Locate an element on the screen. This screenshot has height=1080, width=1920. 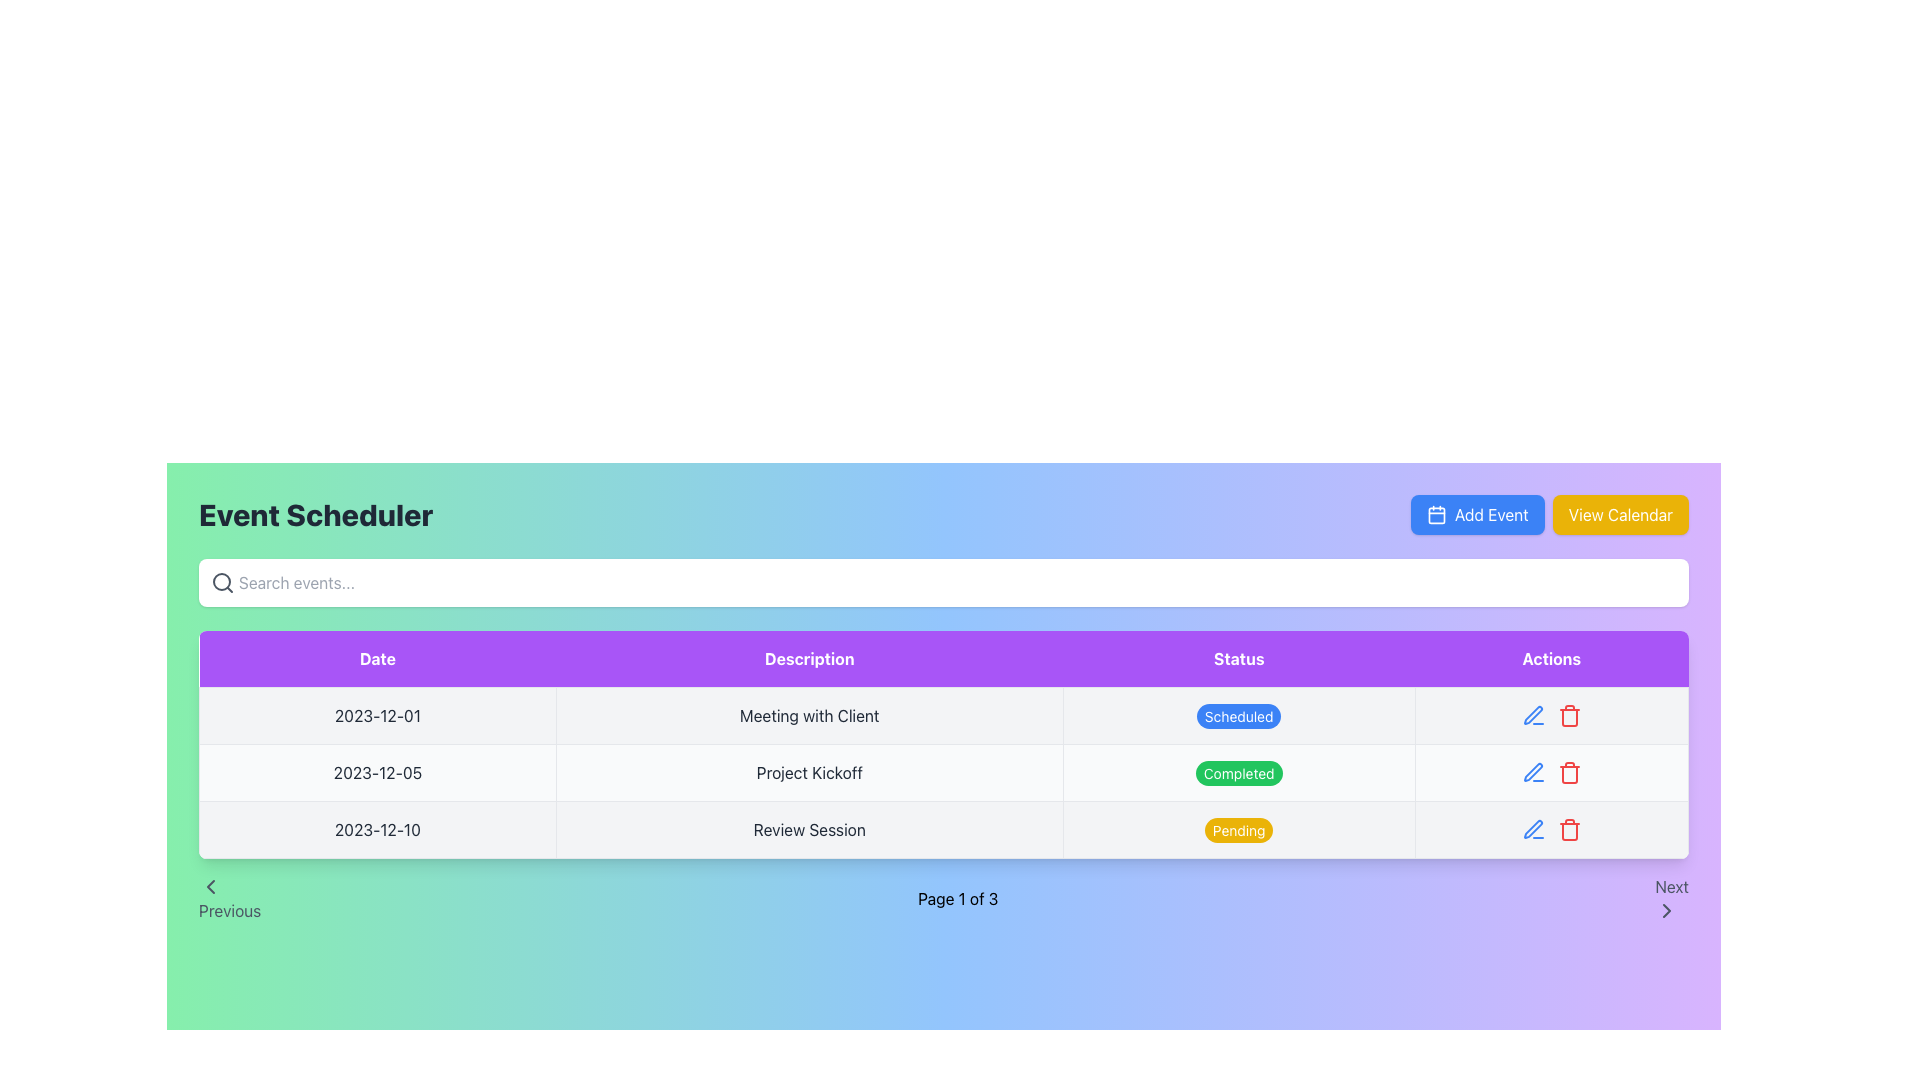
the Text Label displaying '2023-12-01' located in the top row of the 'Date' column within a table is located at coordinates (377, 715).